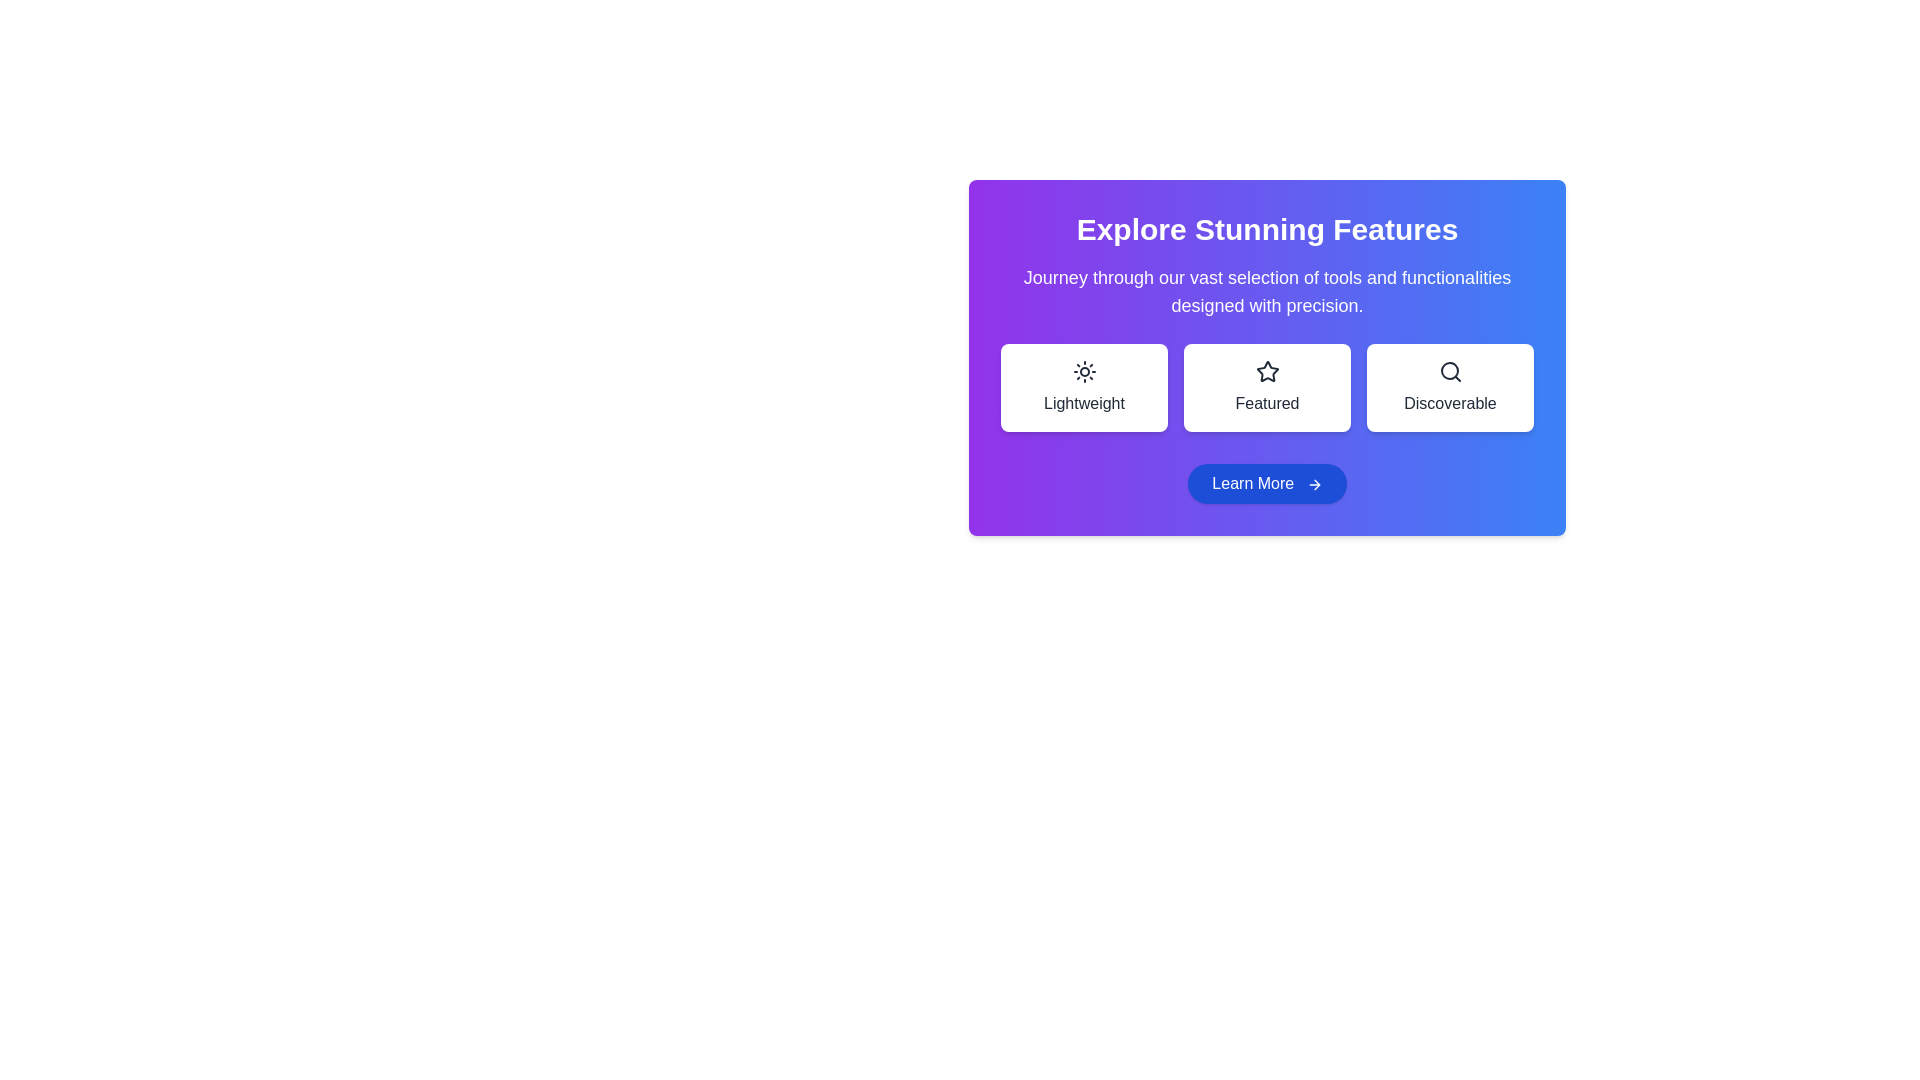 The image size is (1920, 1080). Describe the element at coordinates (1316, 484) in the screenshot. I see `the visual feedback of the right-pointing arrow icon located inside the 'Learn More' button, positioned to the right of the button's text` at that location.